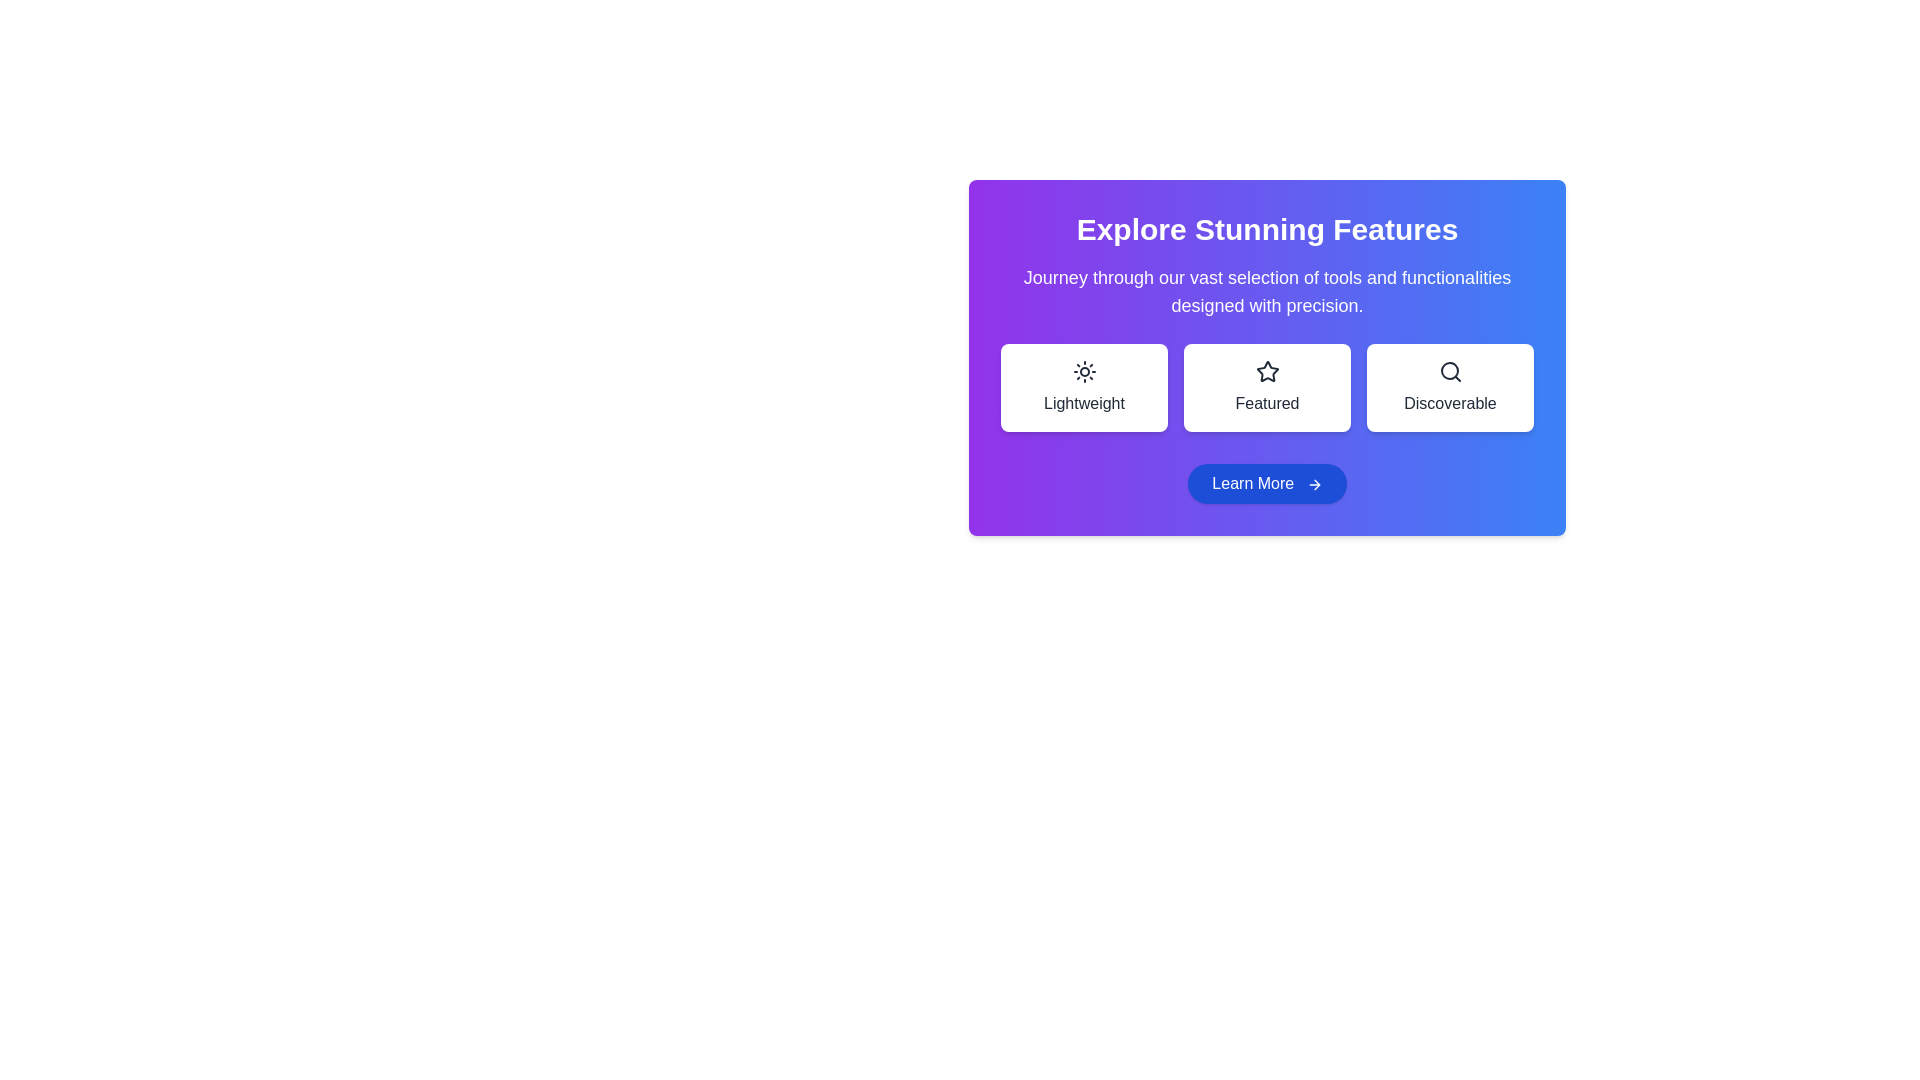 The image size is (1920, 1080). Describe the element at coordinates (1316, 484) in the screenshot. I see `the visual feedback of the right-pointing arrow icon located inside the 'Learn More' button, positioned to the right of the button's text` at that location.